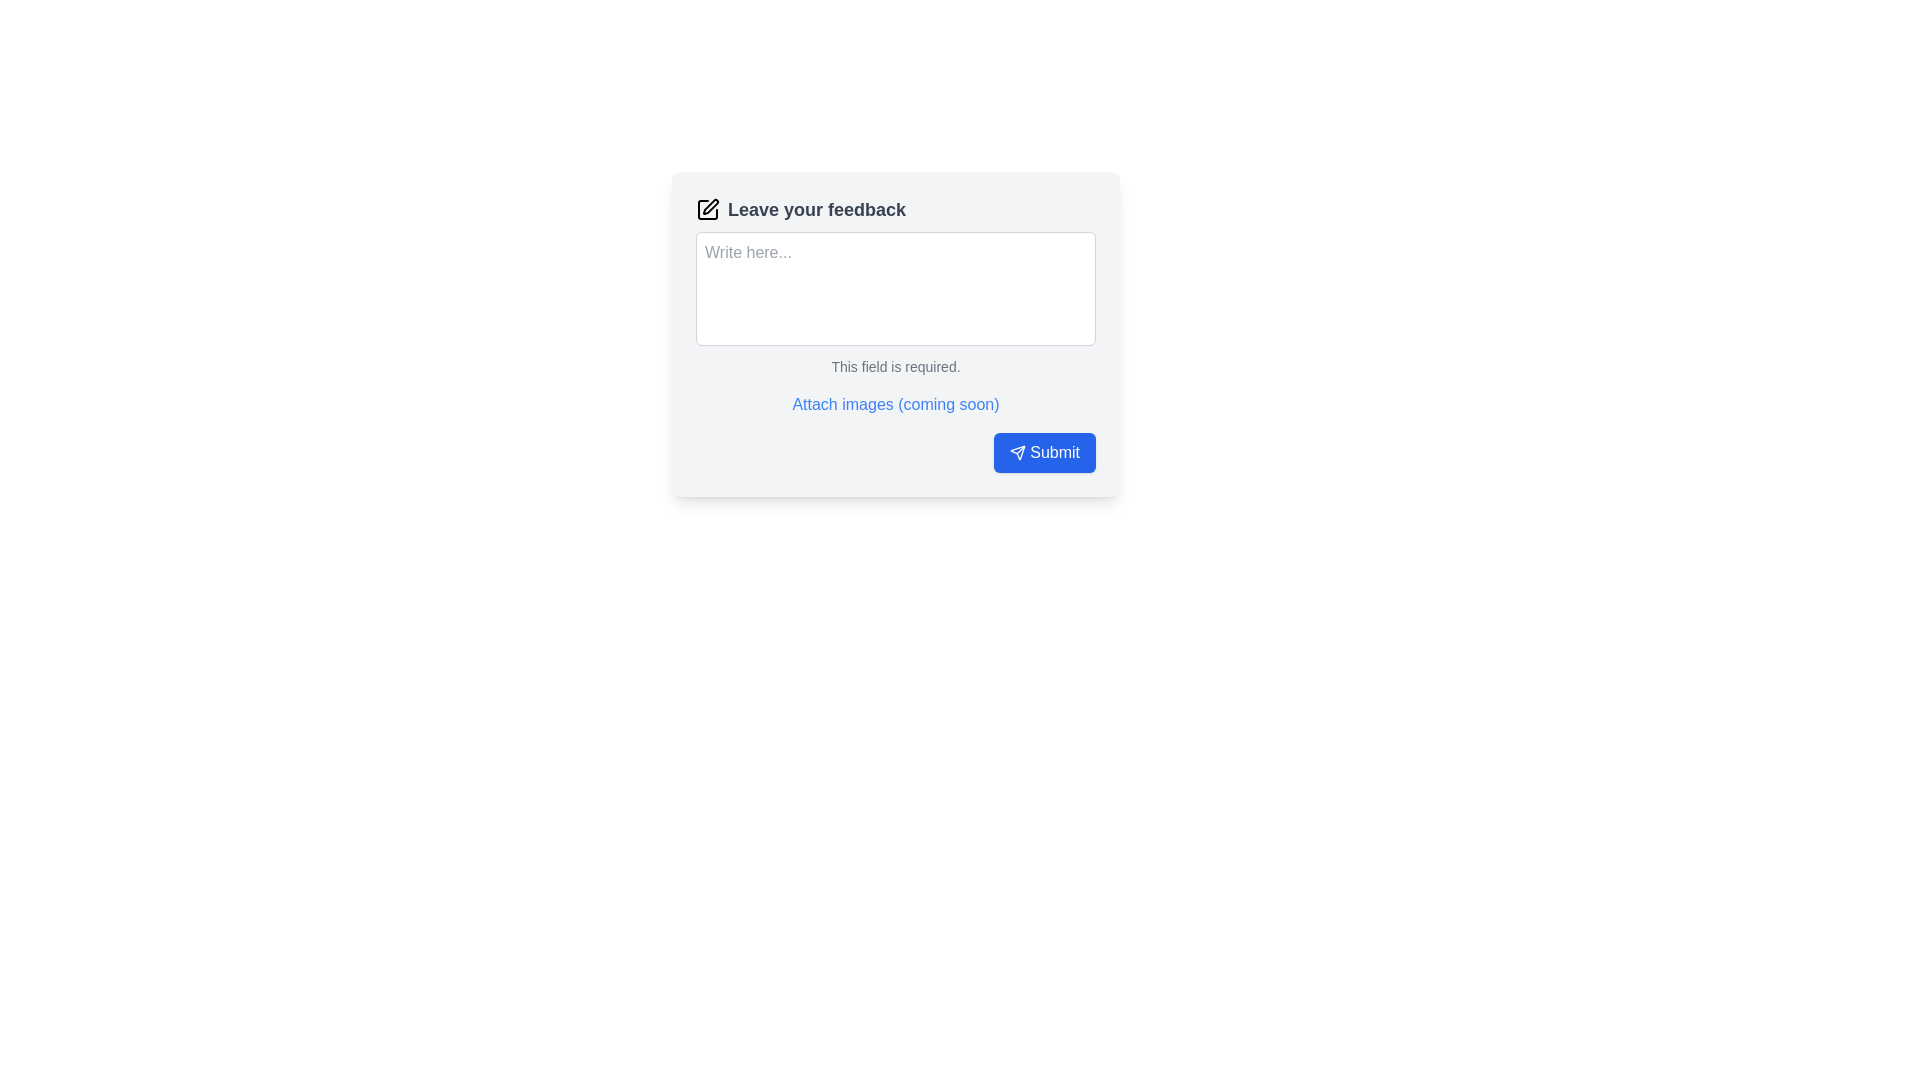 This screenshot has height=1080, width=1920. Describe the element at coordinates (1018, 452) in the screenshot. I see `the SVG icon representing the send action located on the left side of the 'Submit' button, which is situated in the lower-right part of the feedback form` at that location.